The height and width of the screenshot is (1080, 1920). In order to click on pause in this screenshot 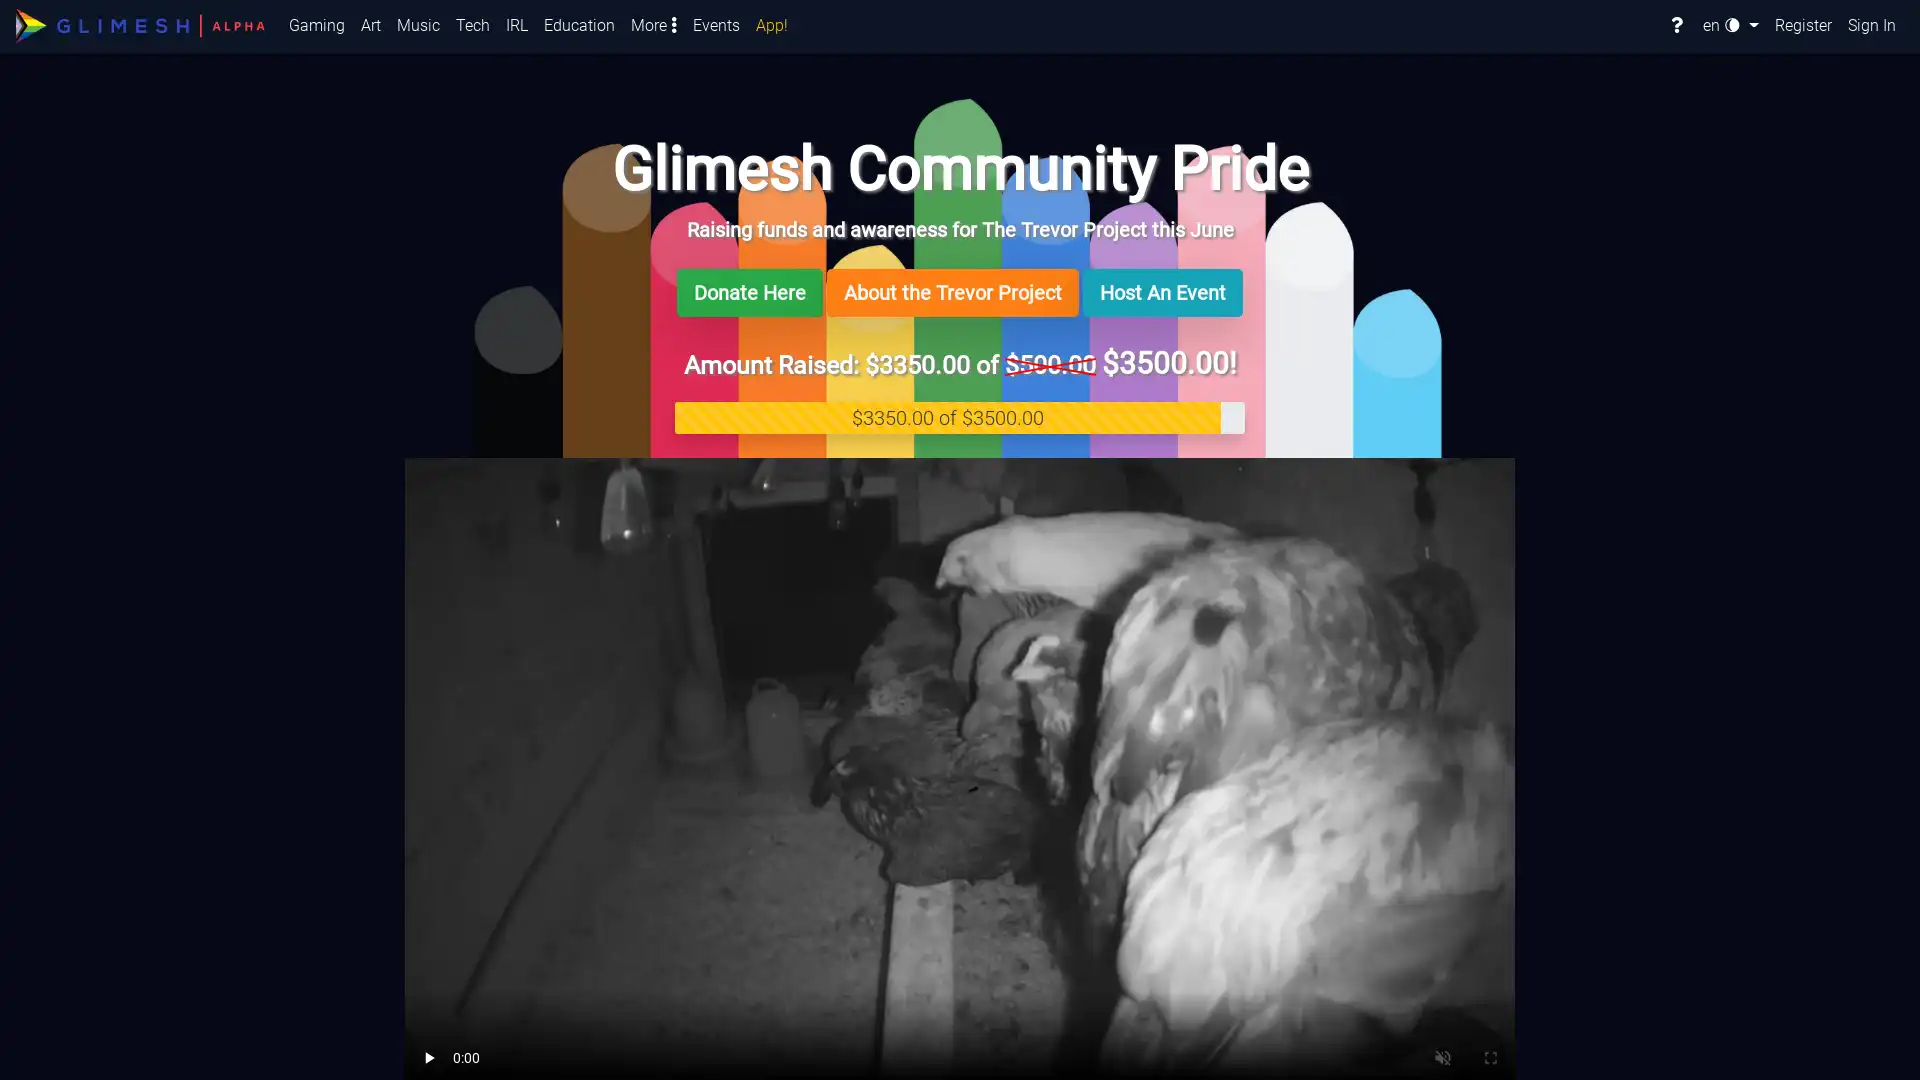, I will do `click(430, 1054)`.